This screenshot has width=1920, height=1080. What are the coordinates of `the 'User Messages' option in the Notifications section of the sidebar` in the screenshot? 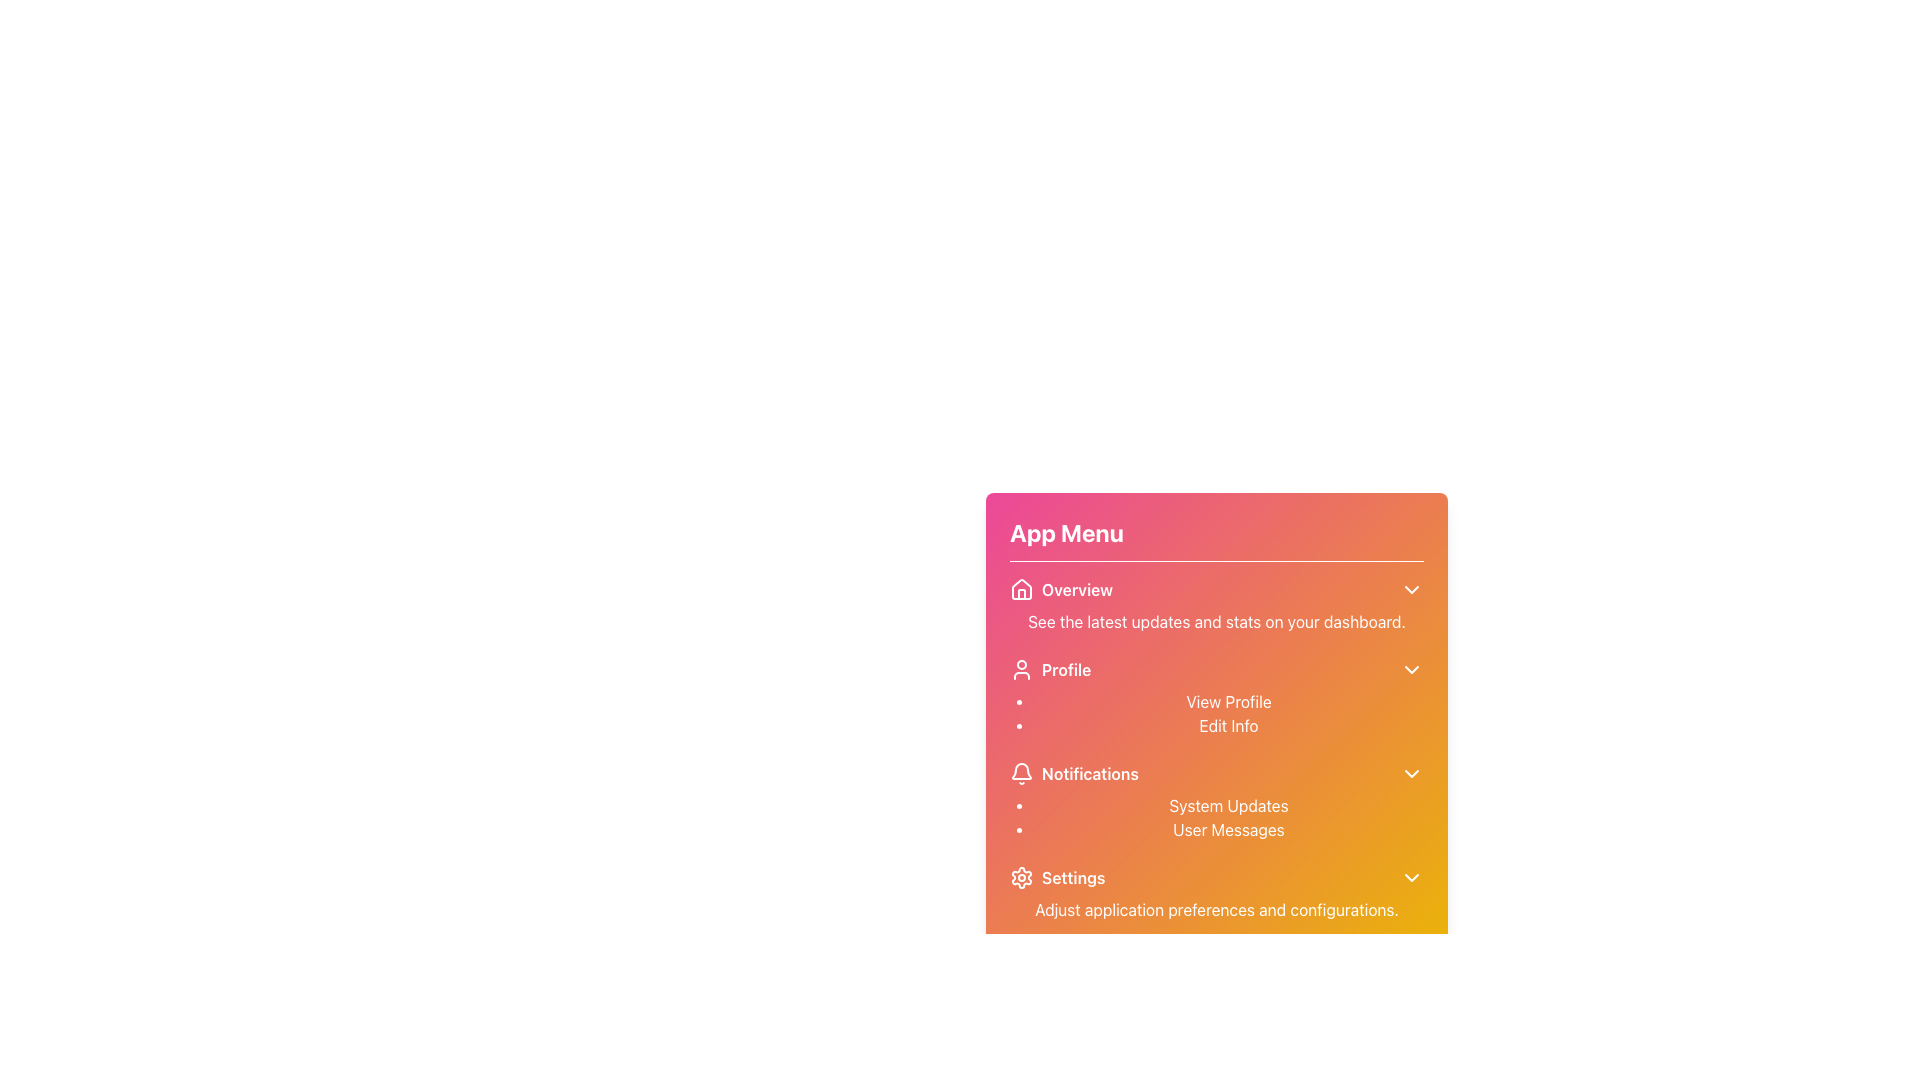 It's located at (1227, 817).